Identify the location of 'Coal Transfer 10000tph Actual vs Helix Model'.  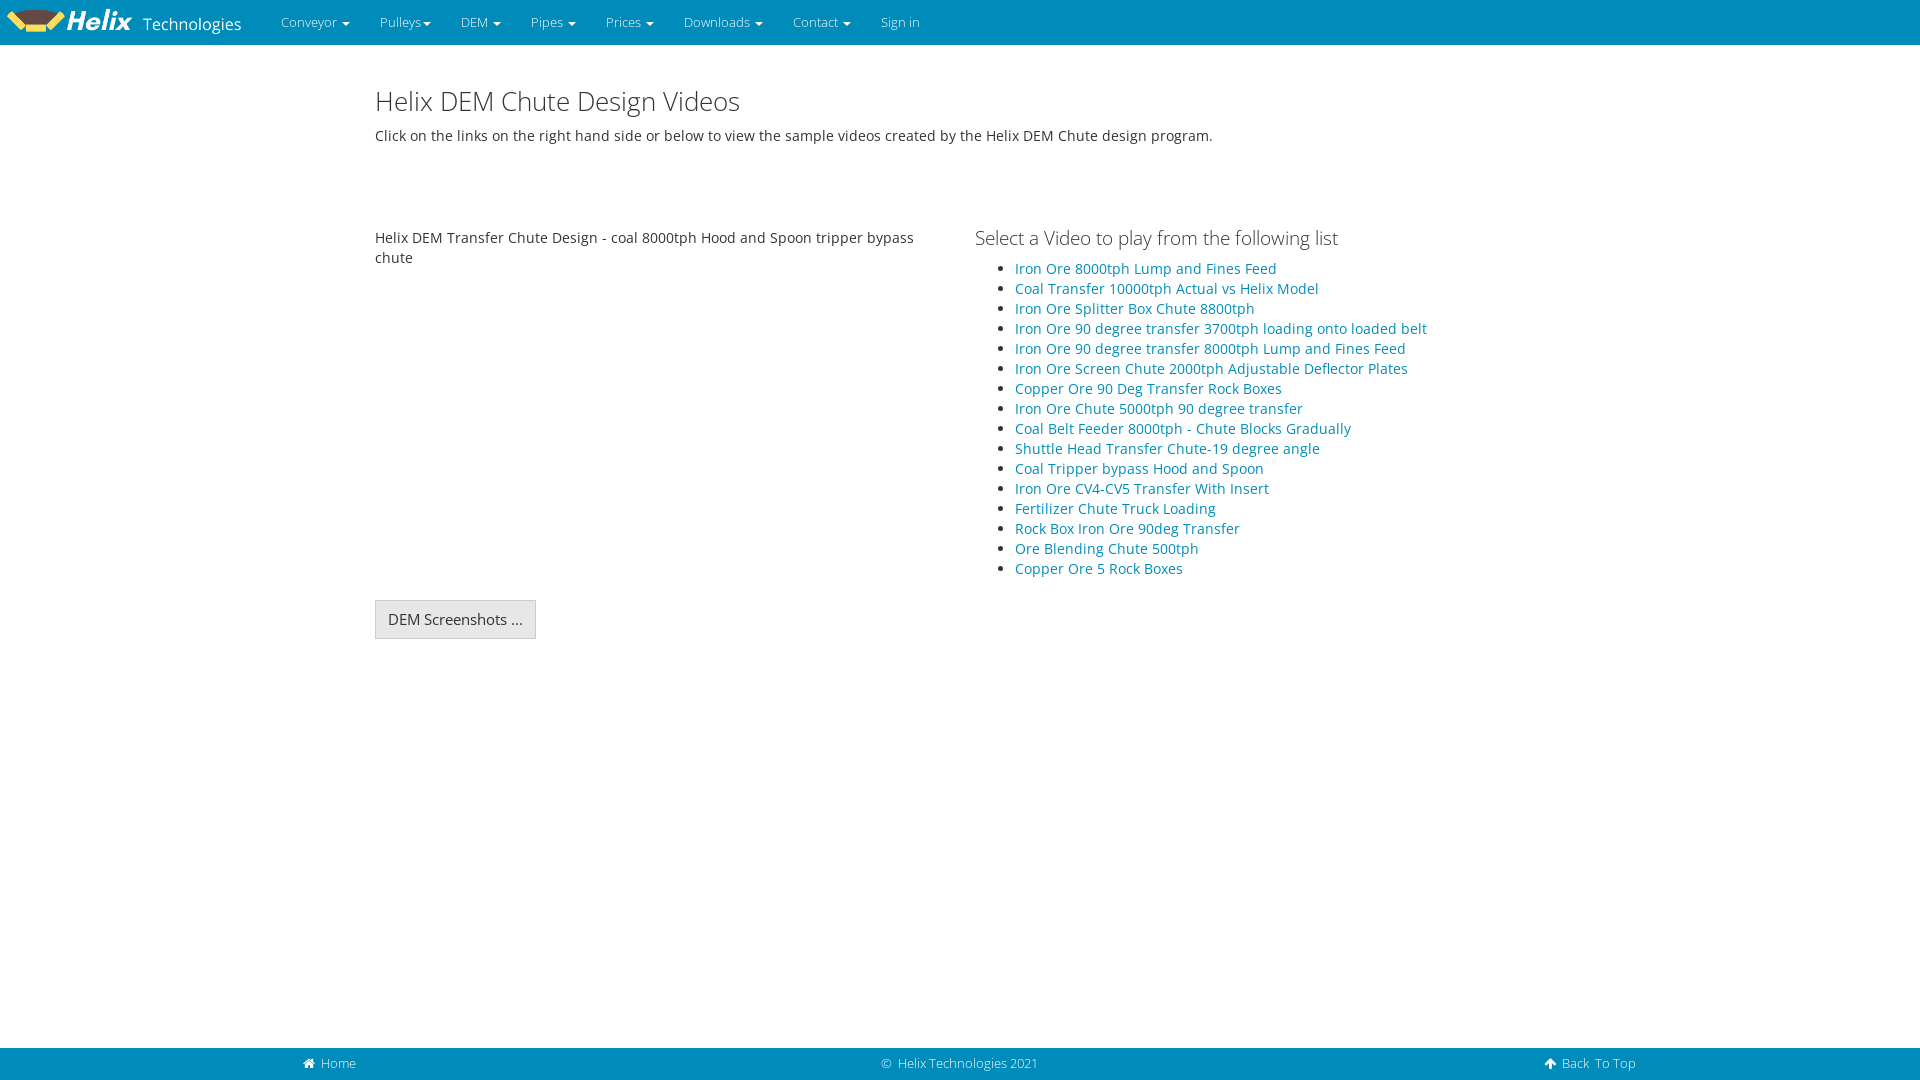
(1166, 288).